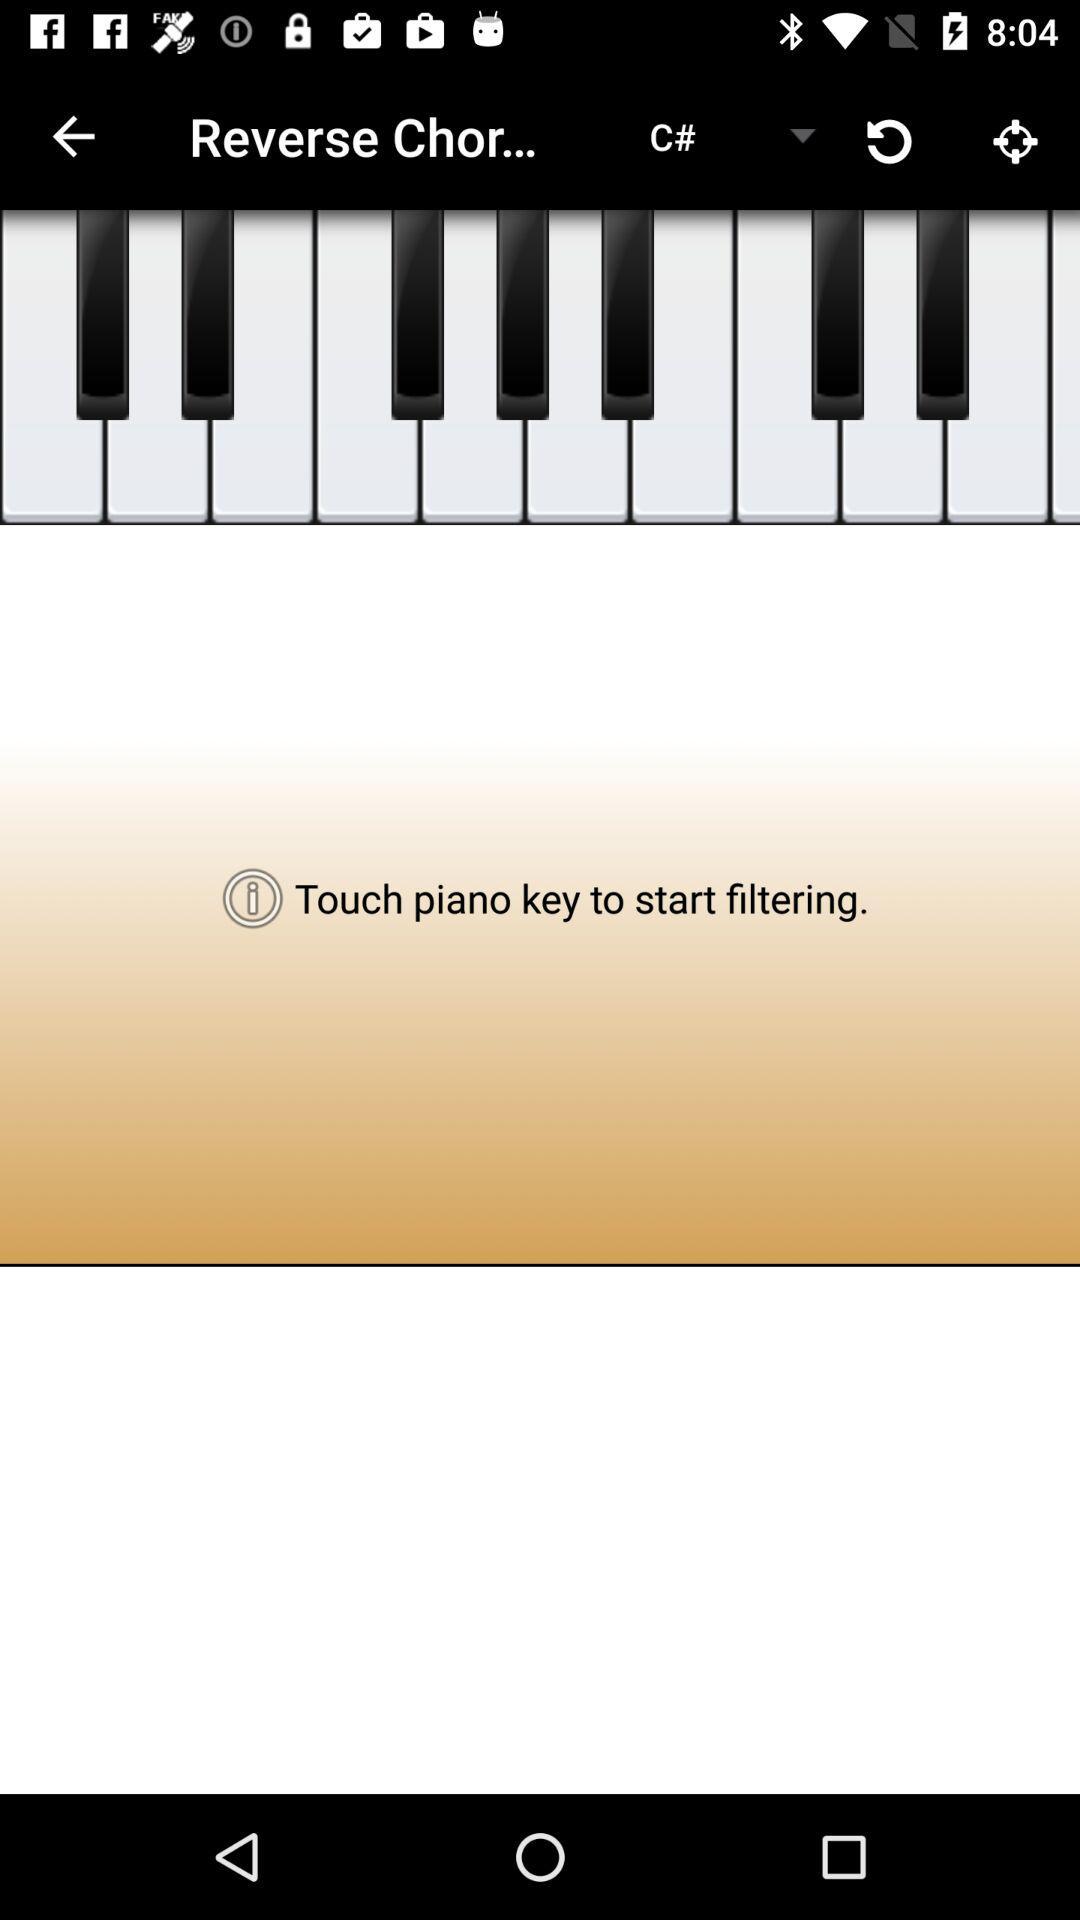 The width and height of the screenshot is (1080, 1920). What do you see at coordinates (102, 314) in the screenshot?
I see `filter option` at bounding box center [102, 314].